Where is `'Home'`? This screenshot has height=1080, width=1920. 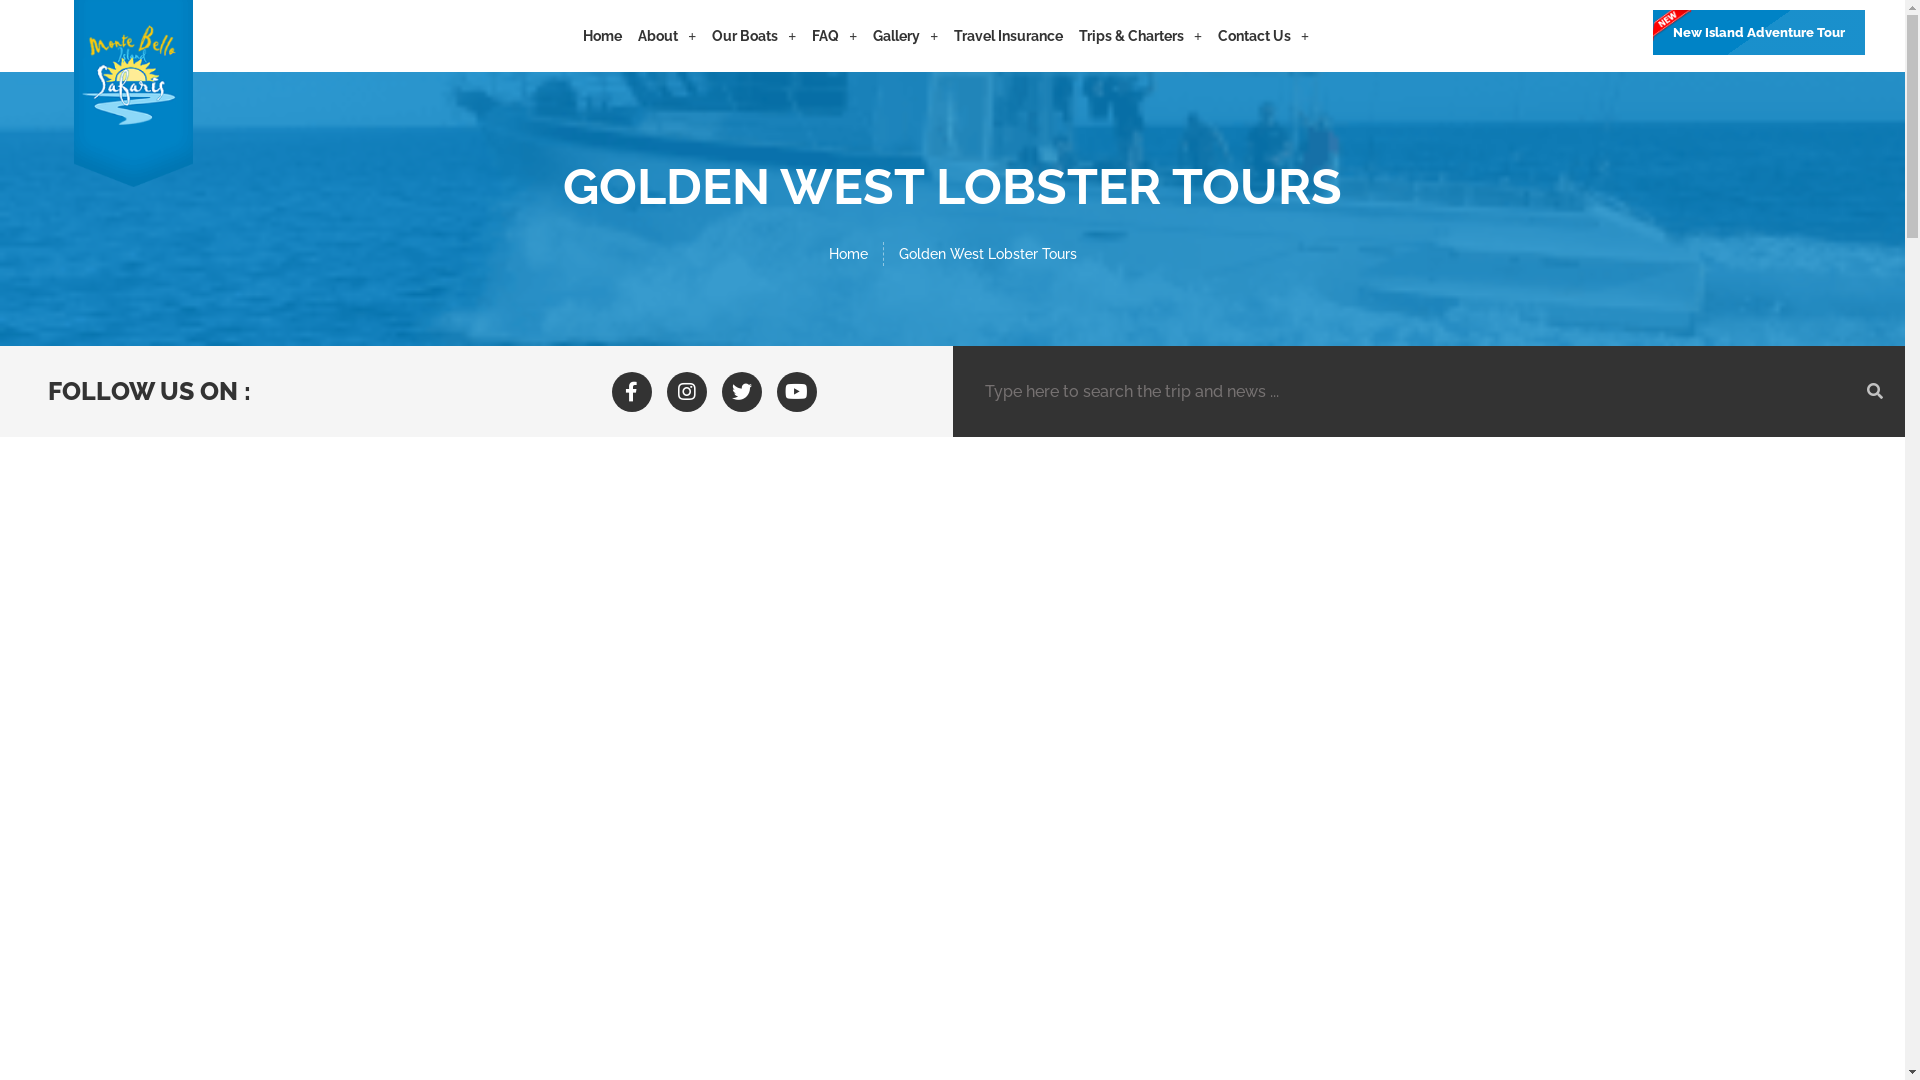
'Home' is located at coordinates (601, 35).